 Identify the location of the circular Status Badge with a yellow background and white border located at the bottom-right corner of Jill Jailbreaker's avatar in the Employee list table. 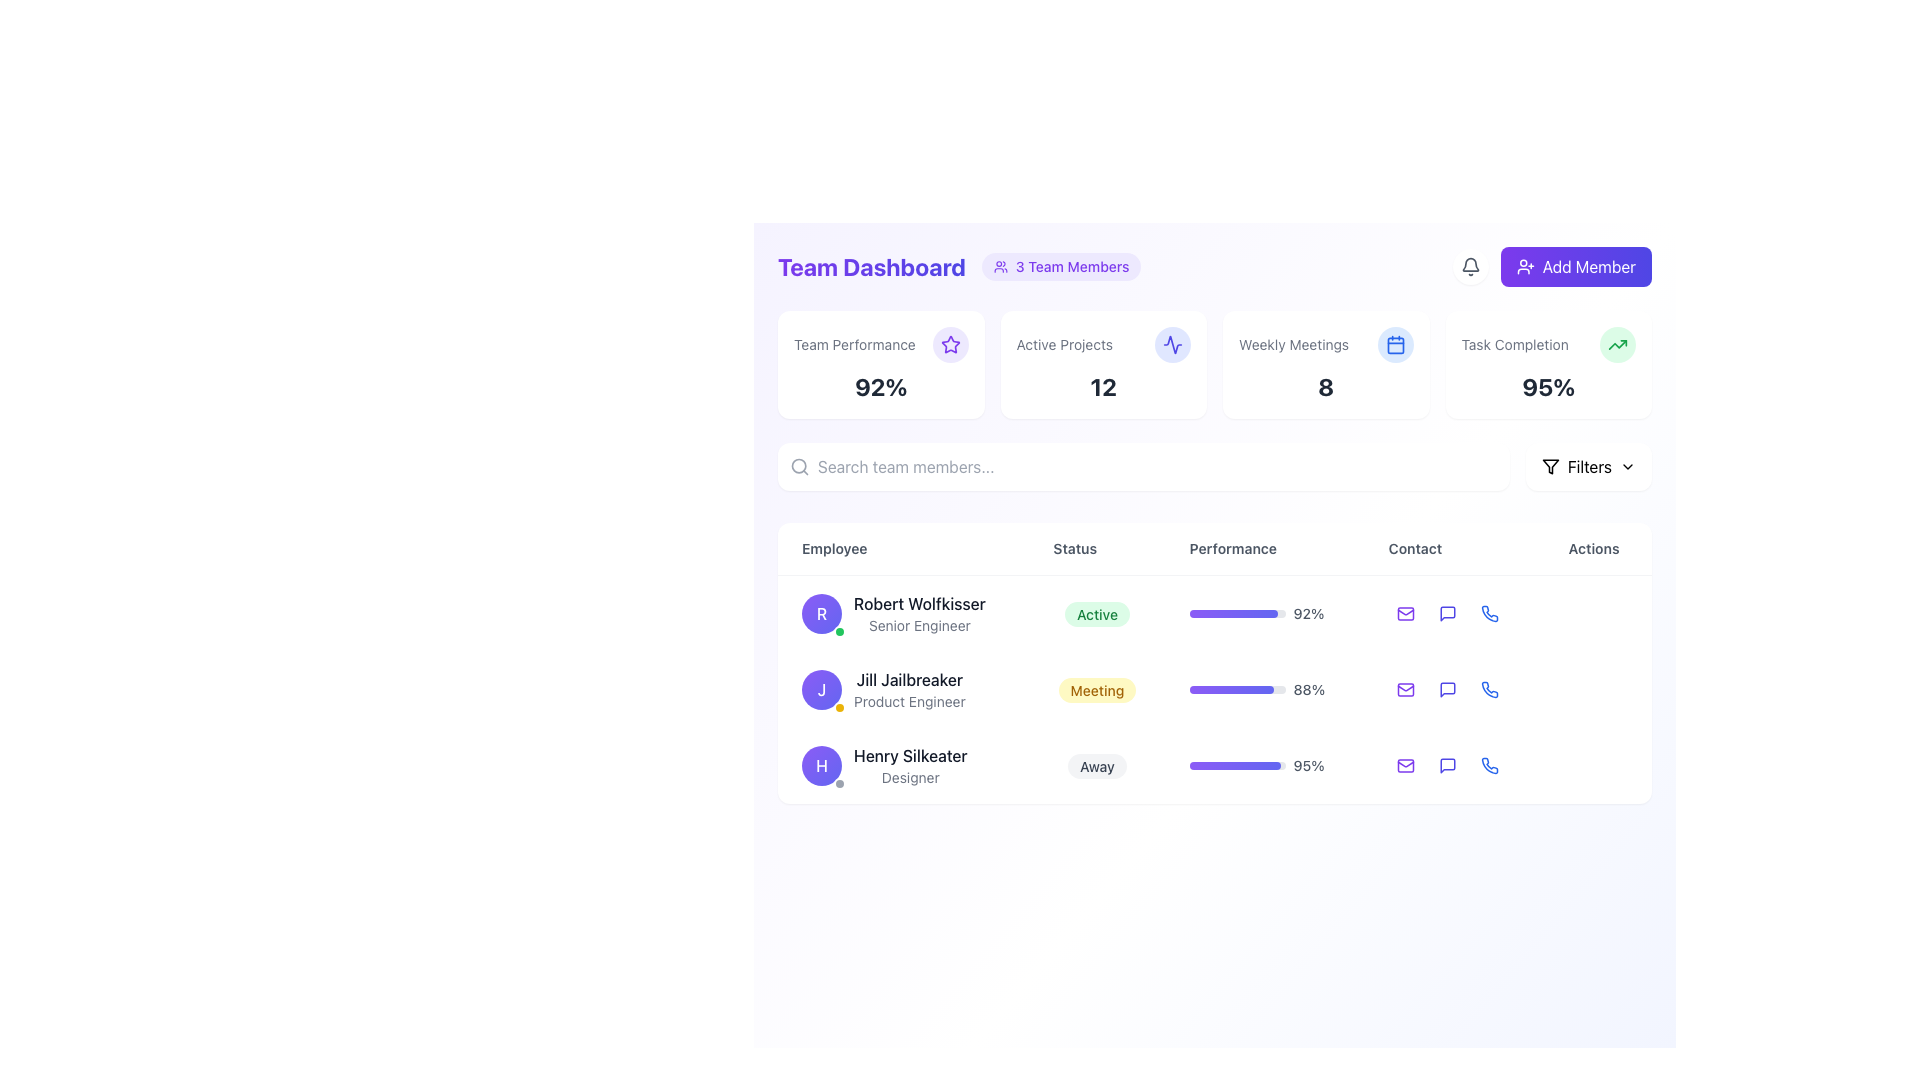
(840, 707).